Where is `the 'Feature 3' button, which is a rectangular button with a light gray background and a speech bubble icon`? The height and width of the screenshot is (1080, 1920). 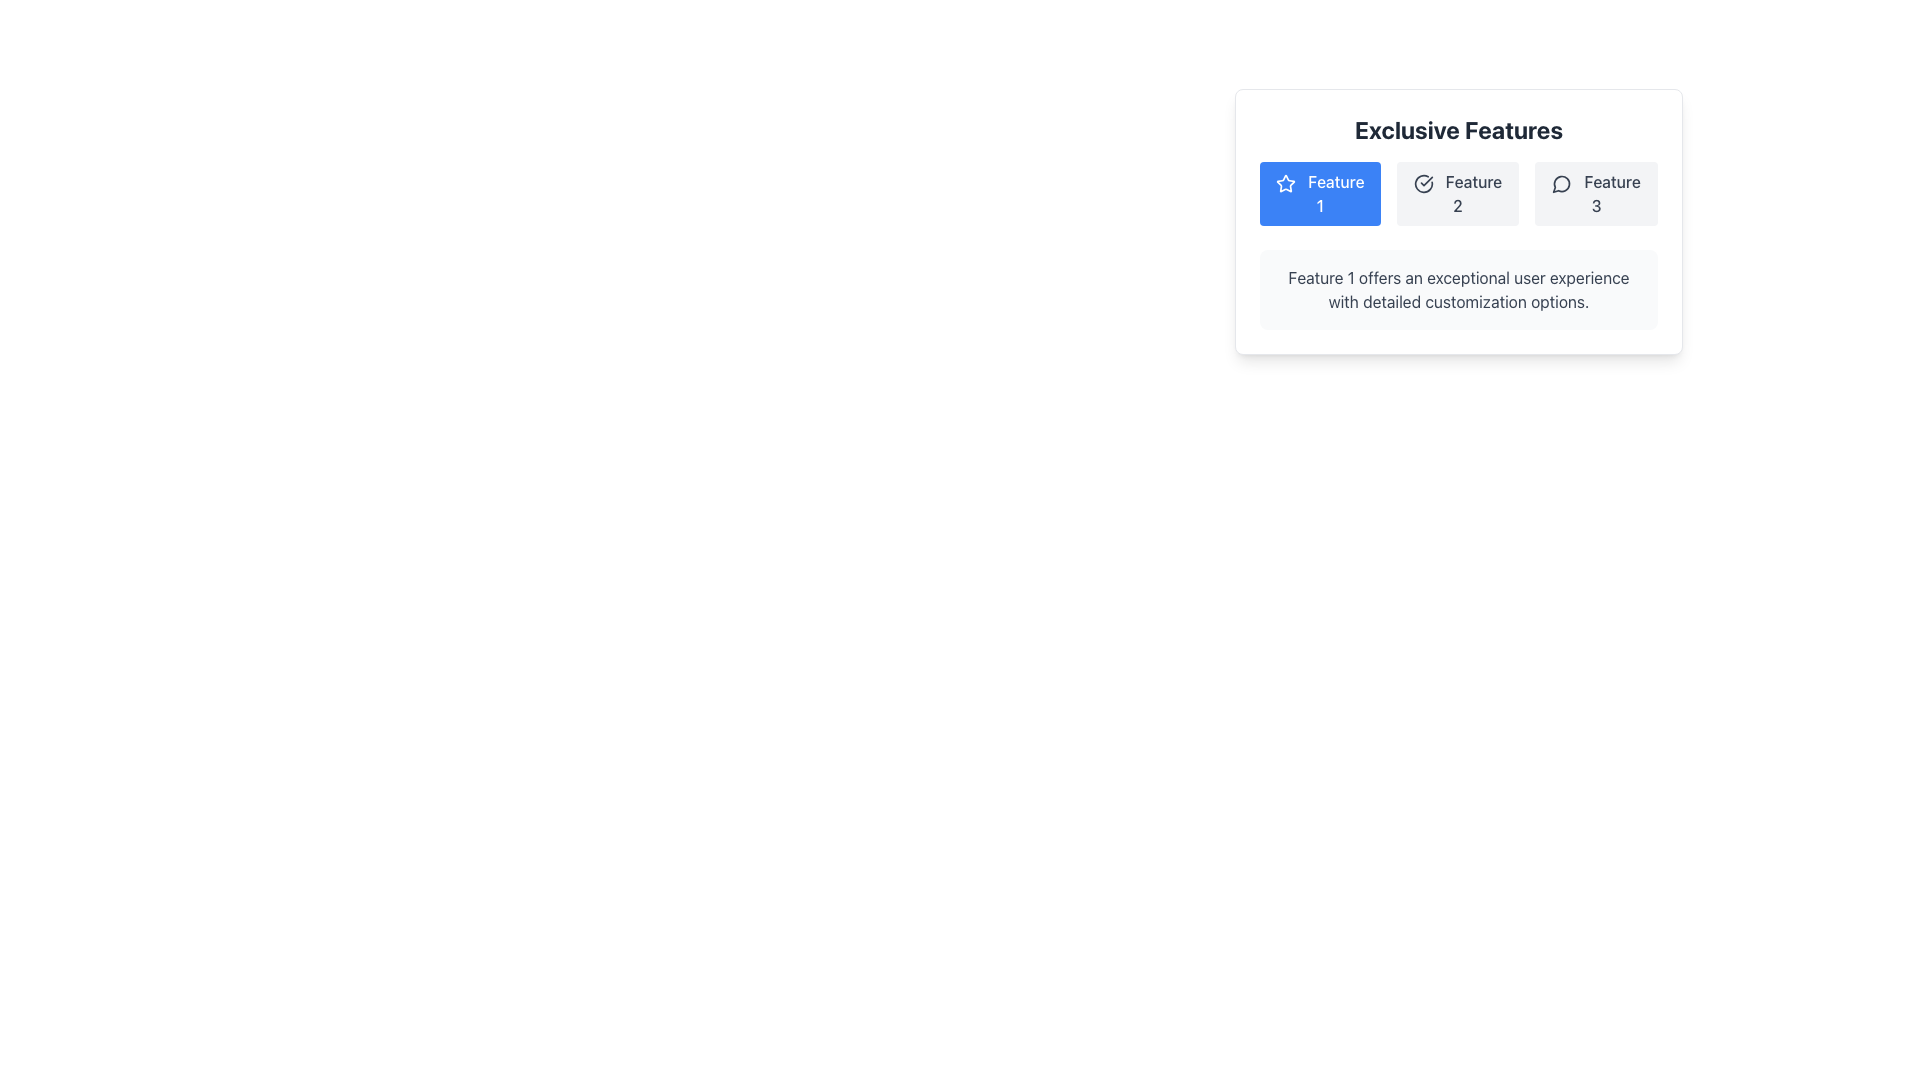 the 'Feature 3' button, which is a rectangular button with a light gray background and a speech bubble icon is located at coordinates (1595, 193).